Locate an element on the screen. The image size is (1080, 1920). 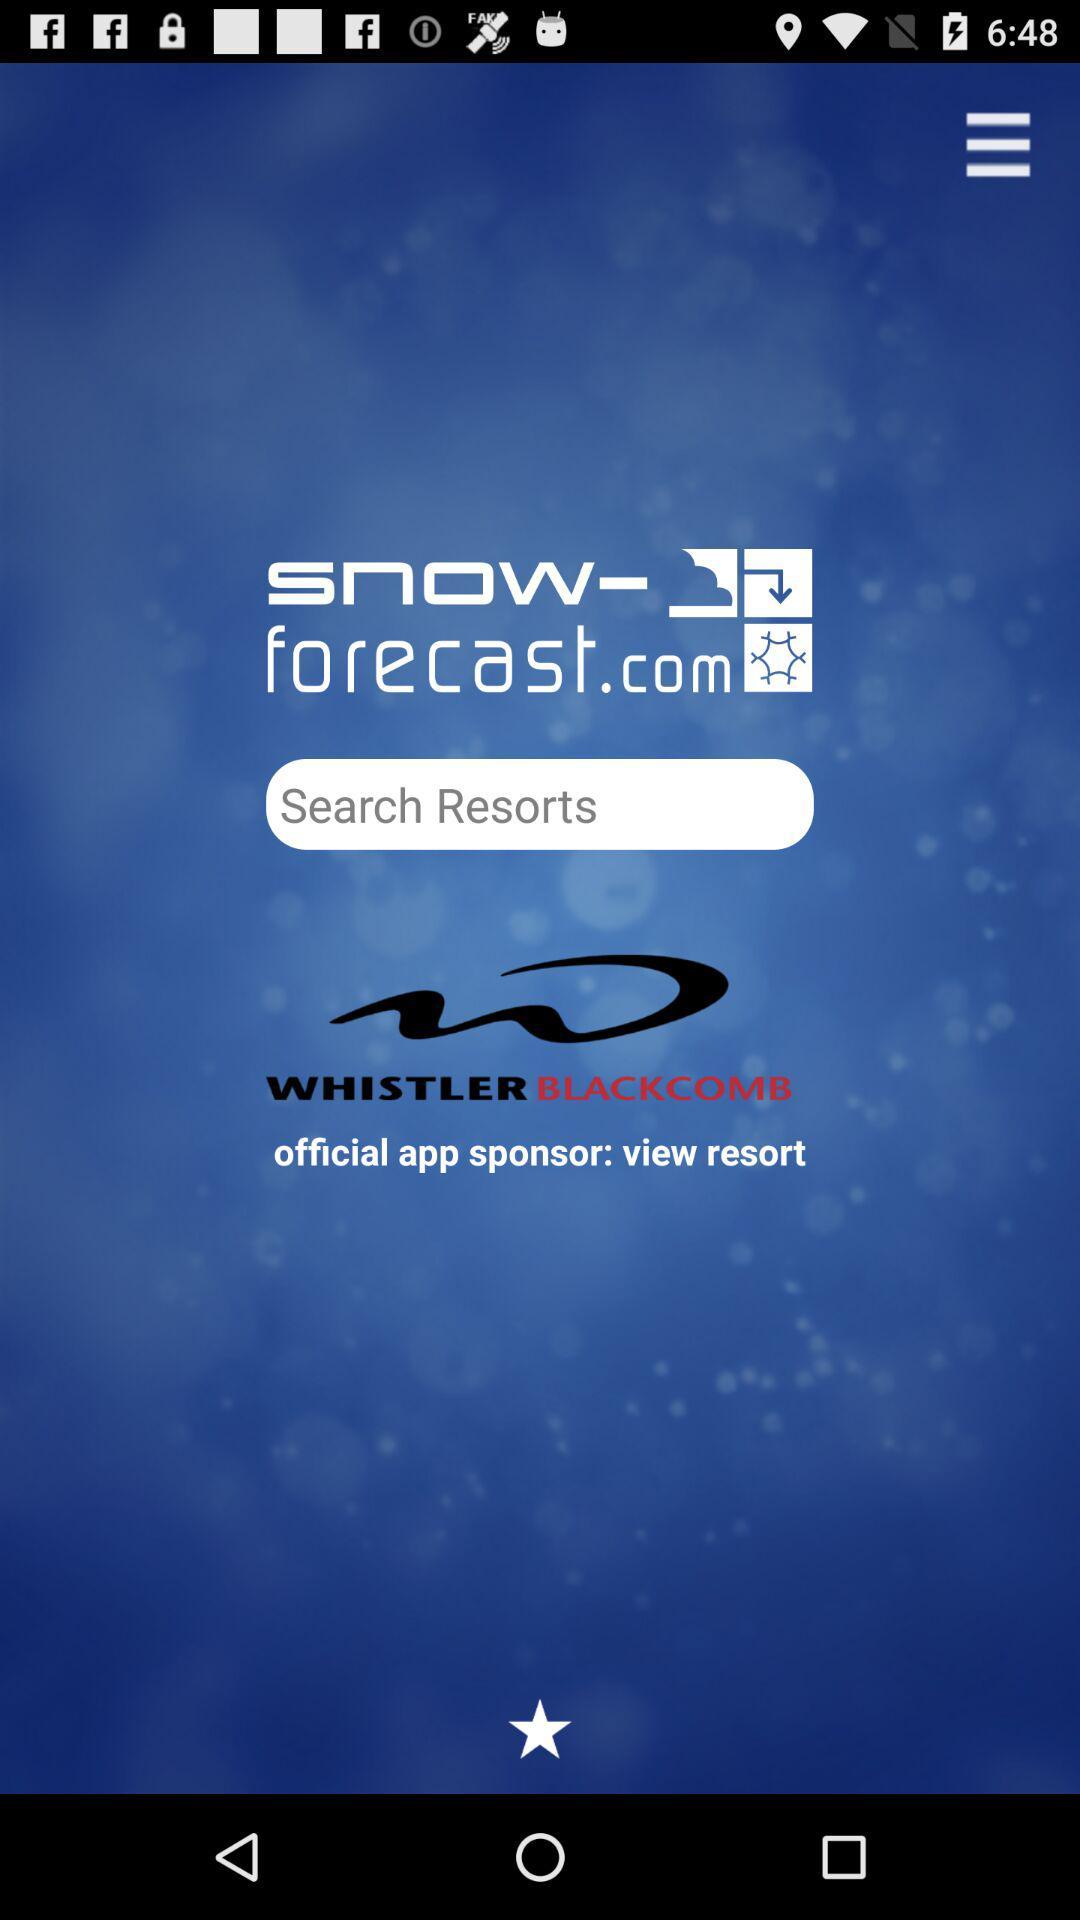
write a review is located at coordinates (540, 1727).